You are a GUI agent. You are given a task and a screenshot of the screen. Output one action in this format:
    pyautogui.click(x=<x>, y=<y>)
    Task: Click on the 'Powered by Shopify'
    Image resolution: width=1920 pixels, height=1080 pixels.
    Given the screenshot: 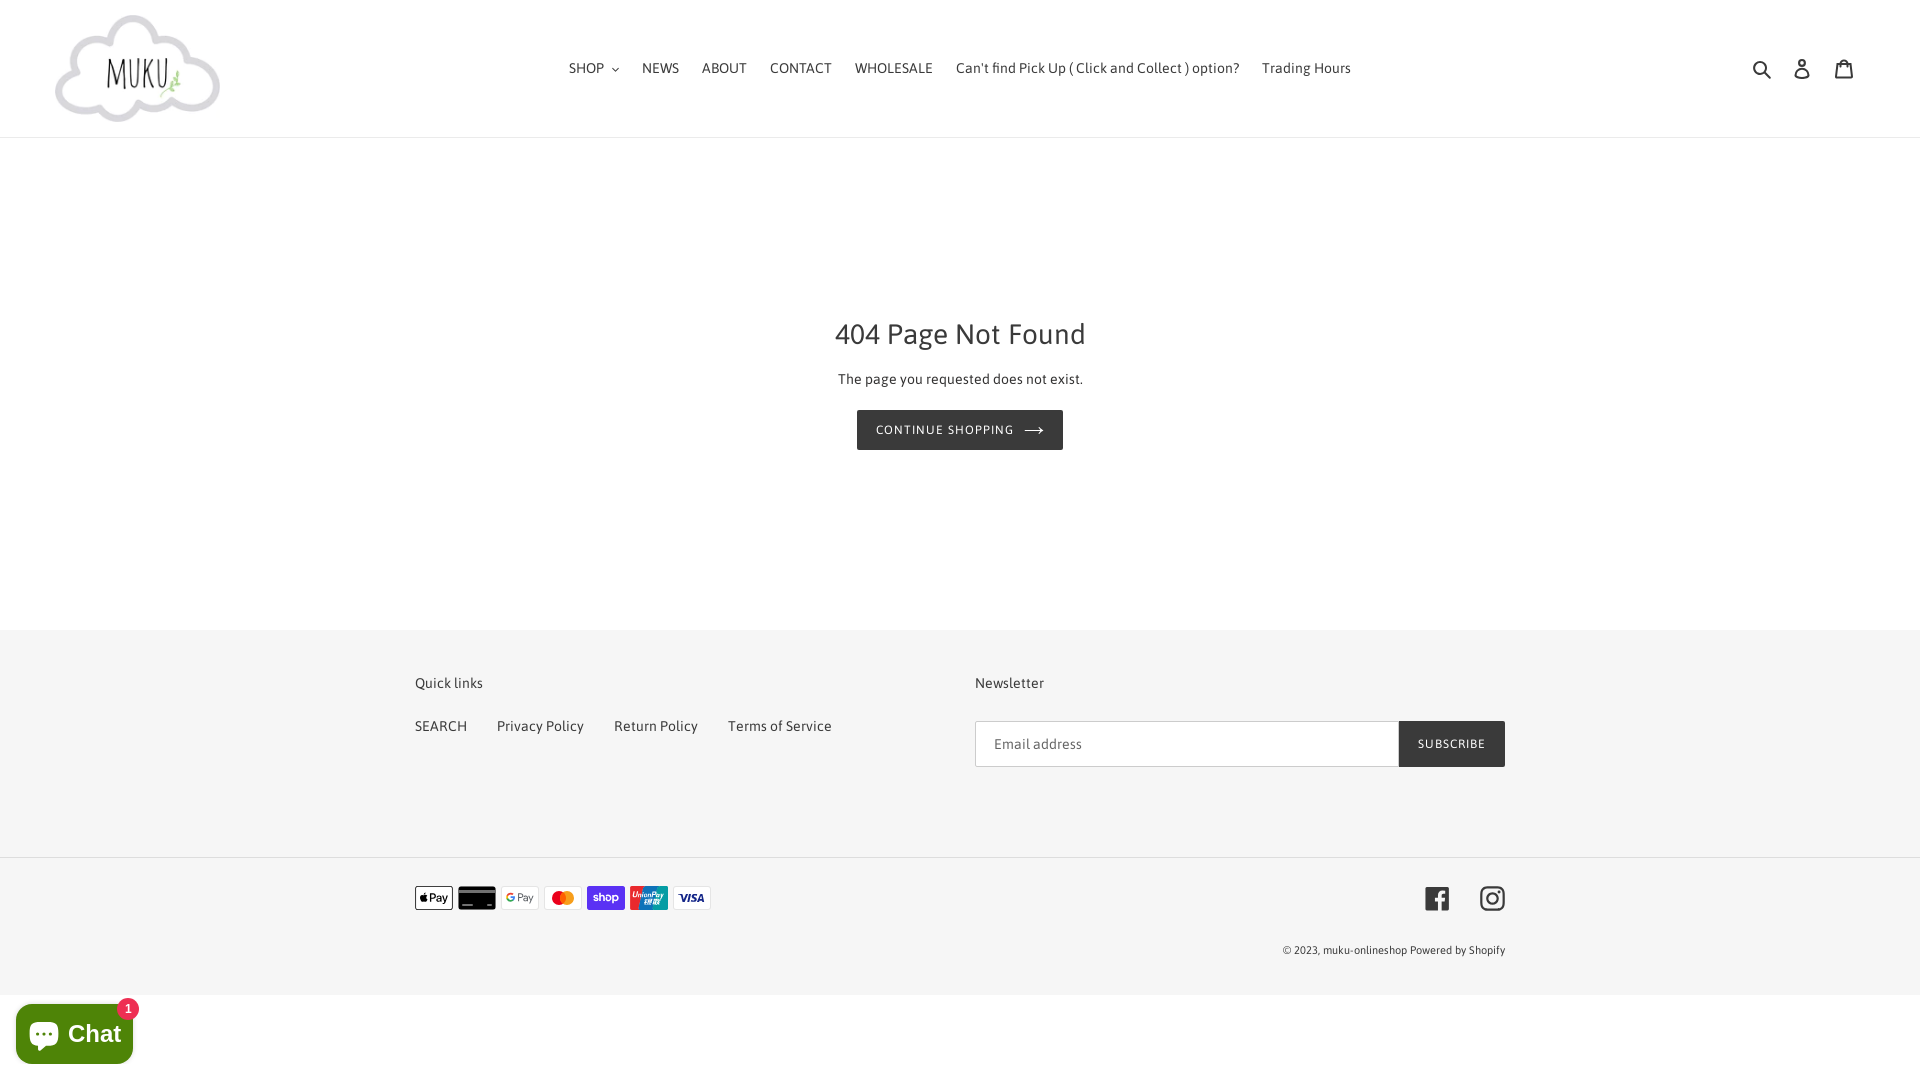 What is the action you would take?
    pyautogui.click(x=1409, y=950)
    